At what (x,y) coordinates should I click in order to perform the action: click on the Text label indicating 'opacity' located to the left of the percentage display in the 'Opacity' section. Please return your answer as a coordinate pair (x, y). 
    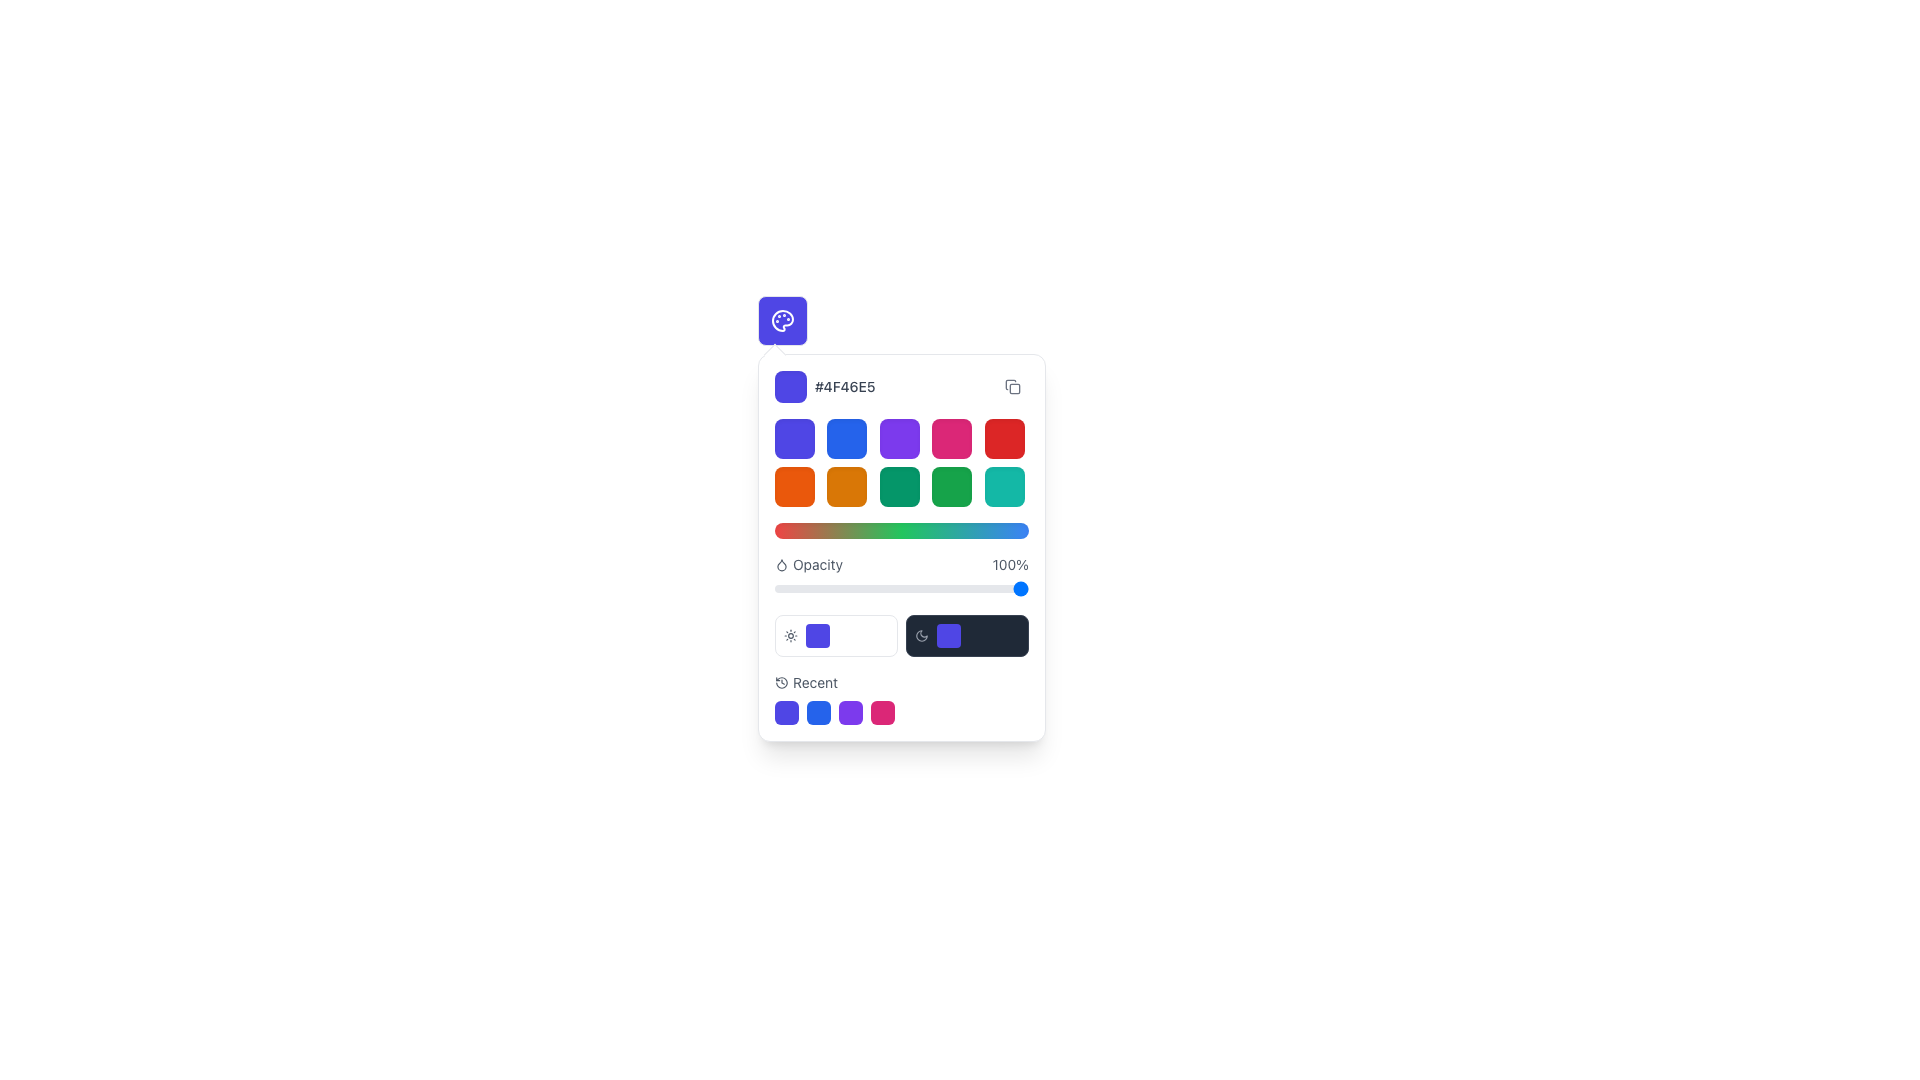
    Looking at the image, I should click on (809, 564).